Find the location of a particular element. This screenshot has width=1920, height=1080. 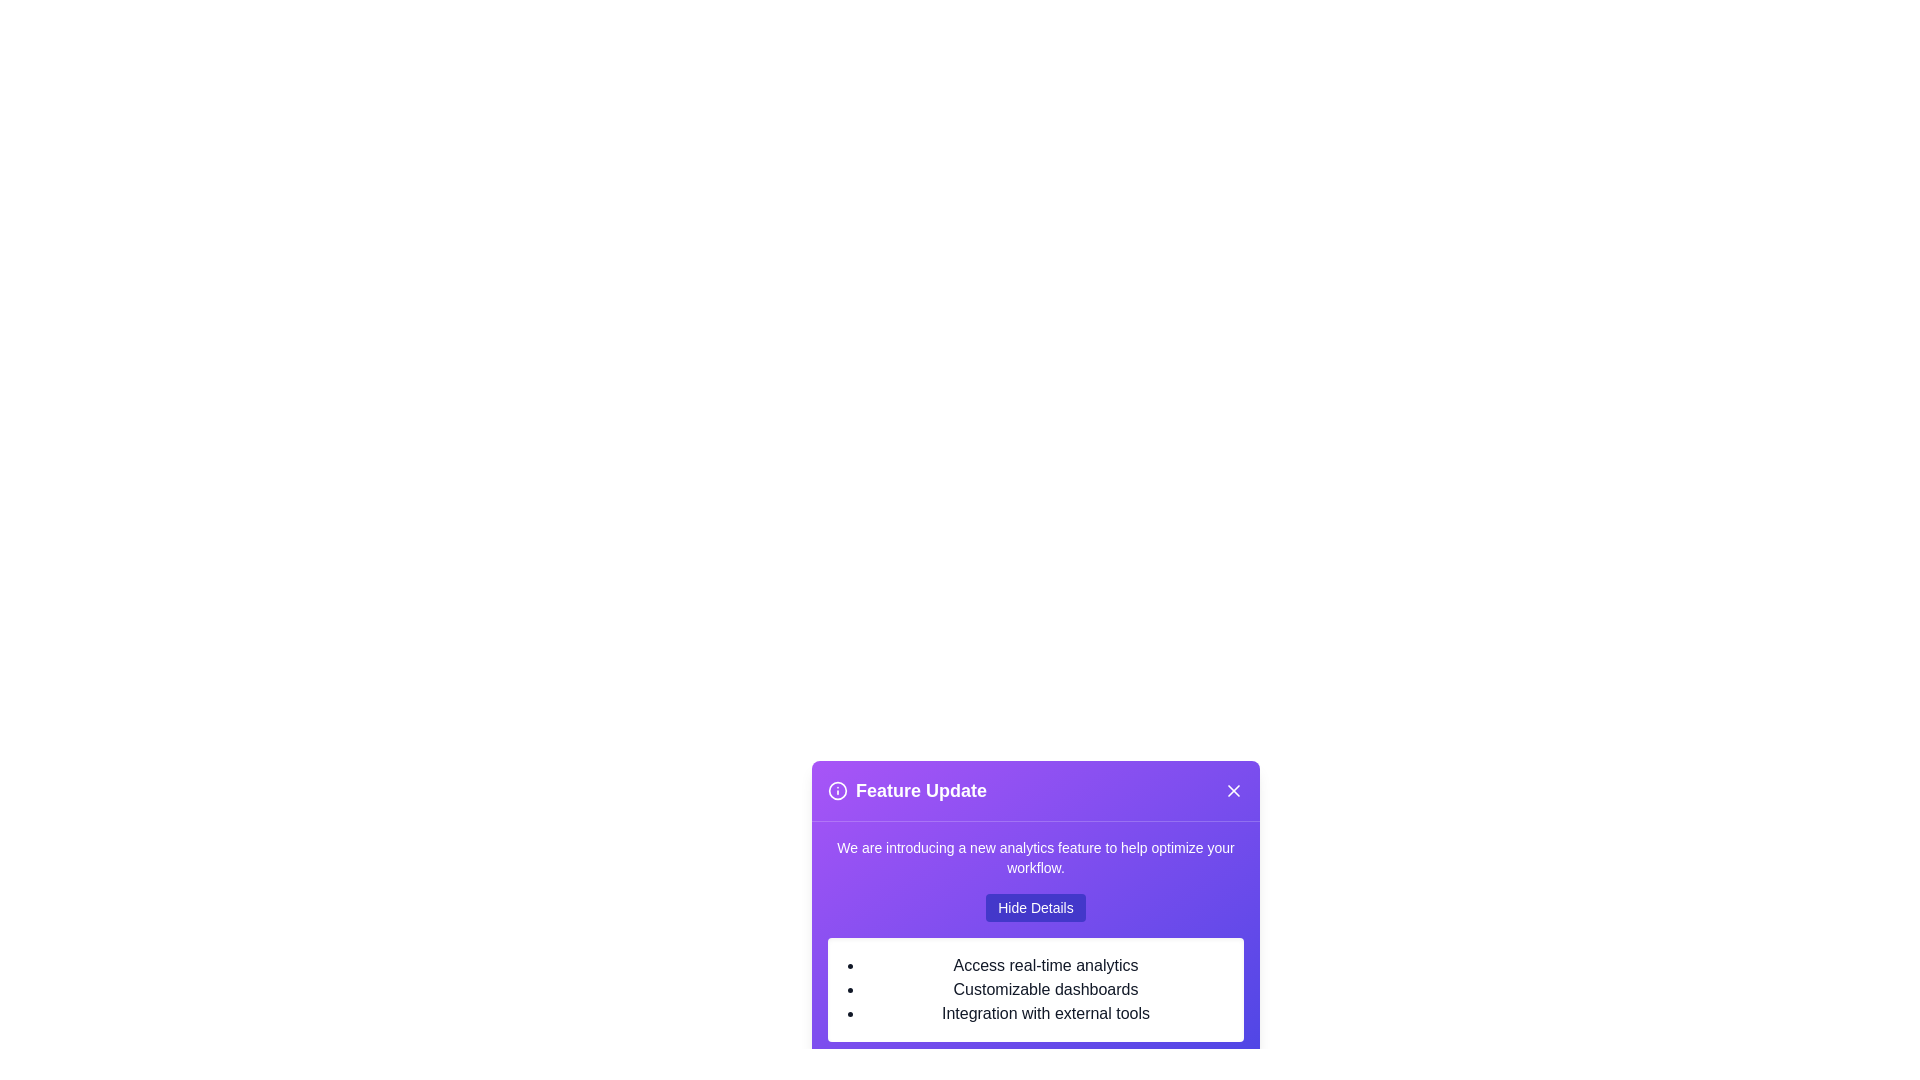

close button to dismiss the alert box is located at coordinates (1232, 789).